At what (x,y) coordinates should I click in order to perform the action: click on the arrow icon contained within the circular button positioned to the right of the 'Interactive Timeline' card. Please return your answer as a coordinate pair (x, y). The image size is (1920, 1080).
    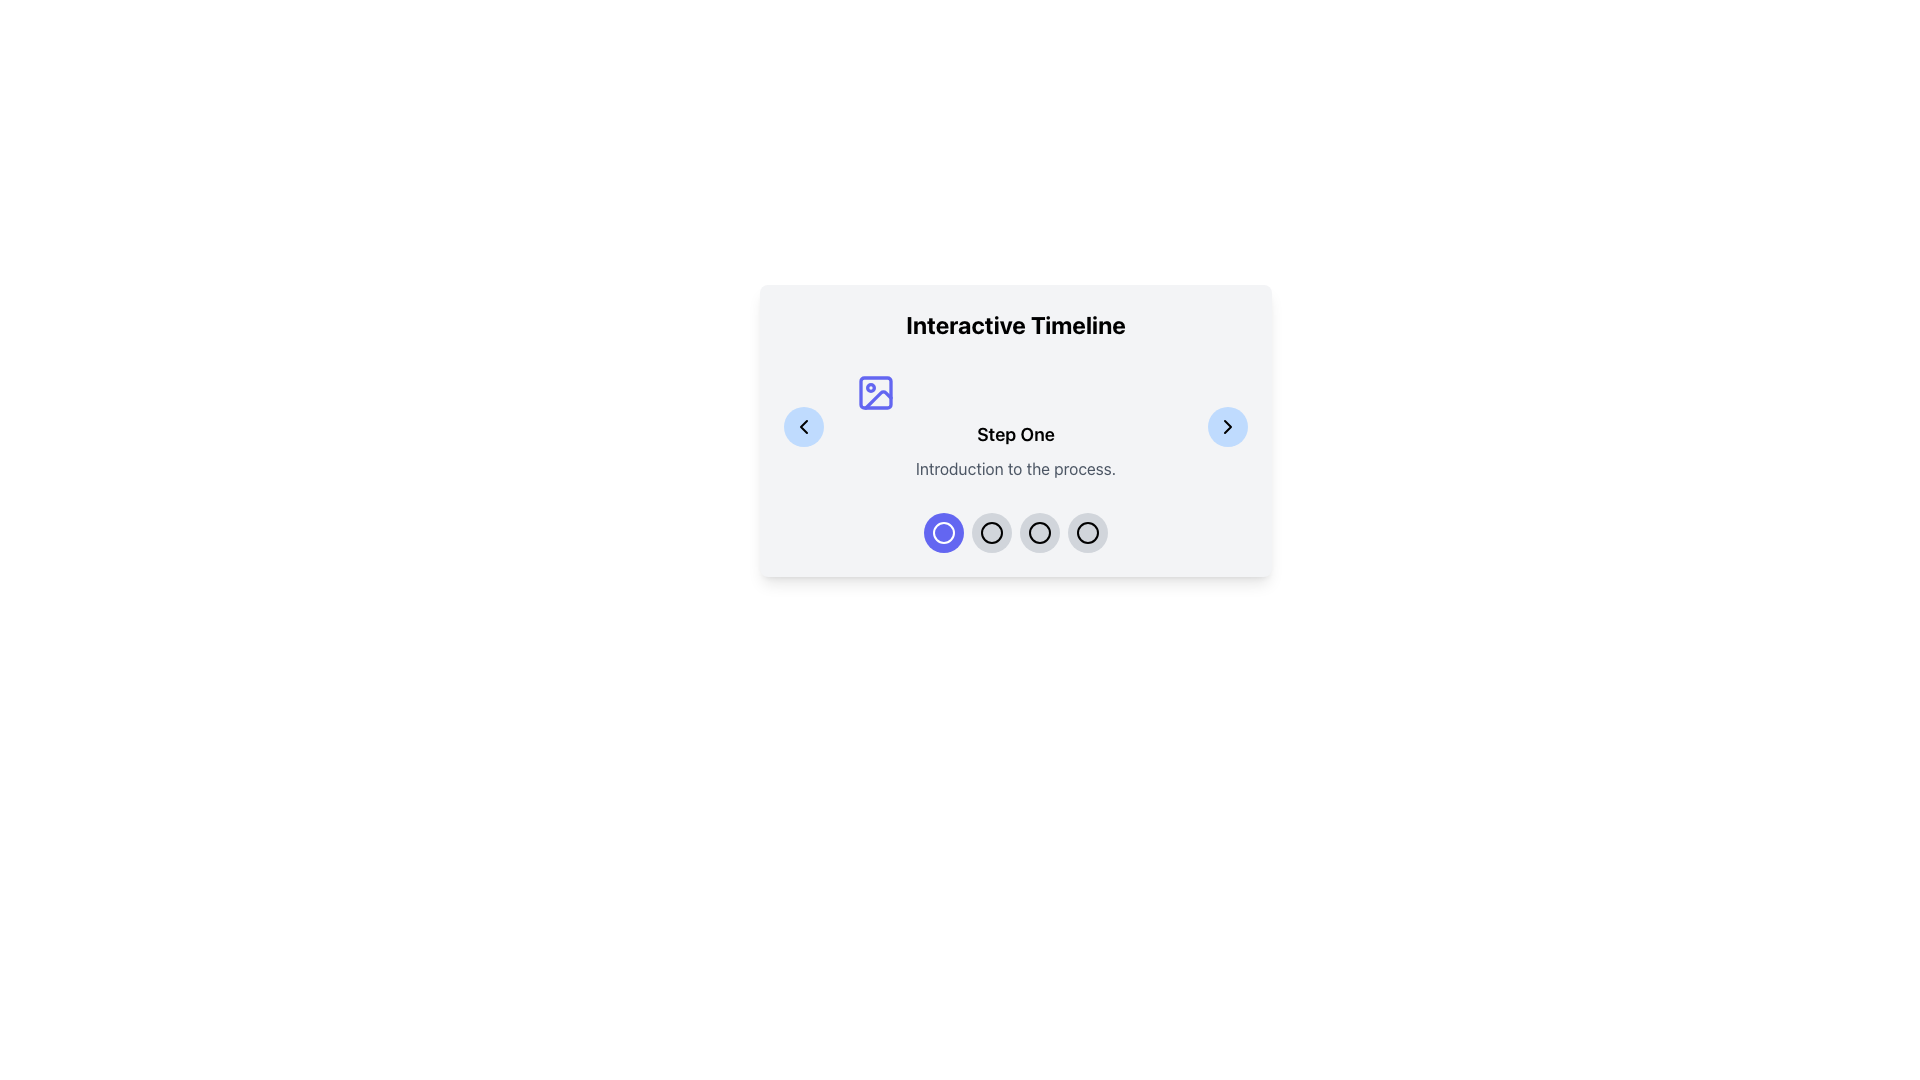
    Looking at the image, I should click on (1227, 426).